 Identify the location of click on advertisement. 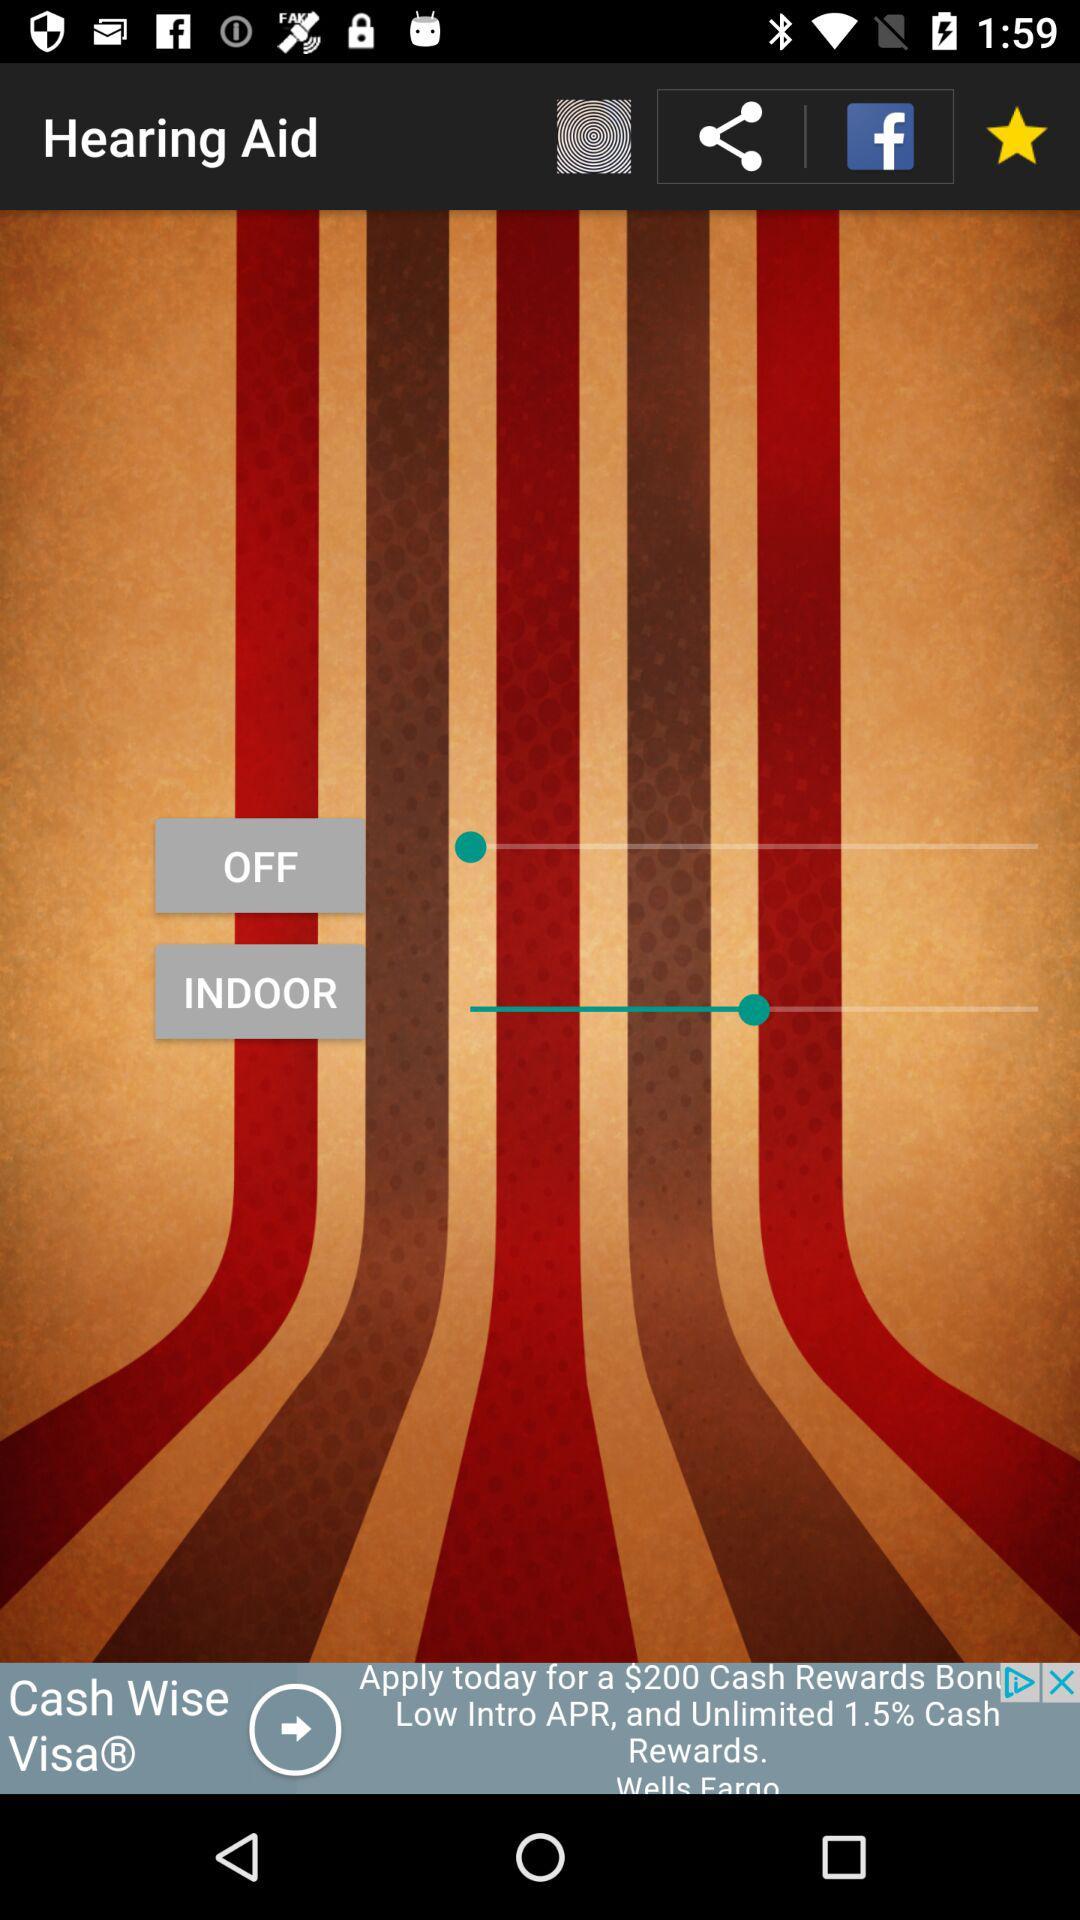
(540, 1727).